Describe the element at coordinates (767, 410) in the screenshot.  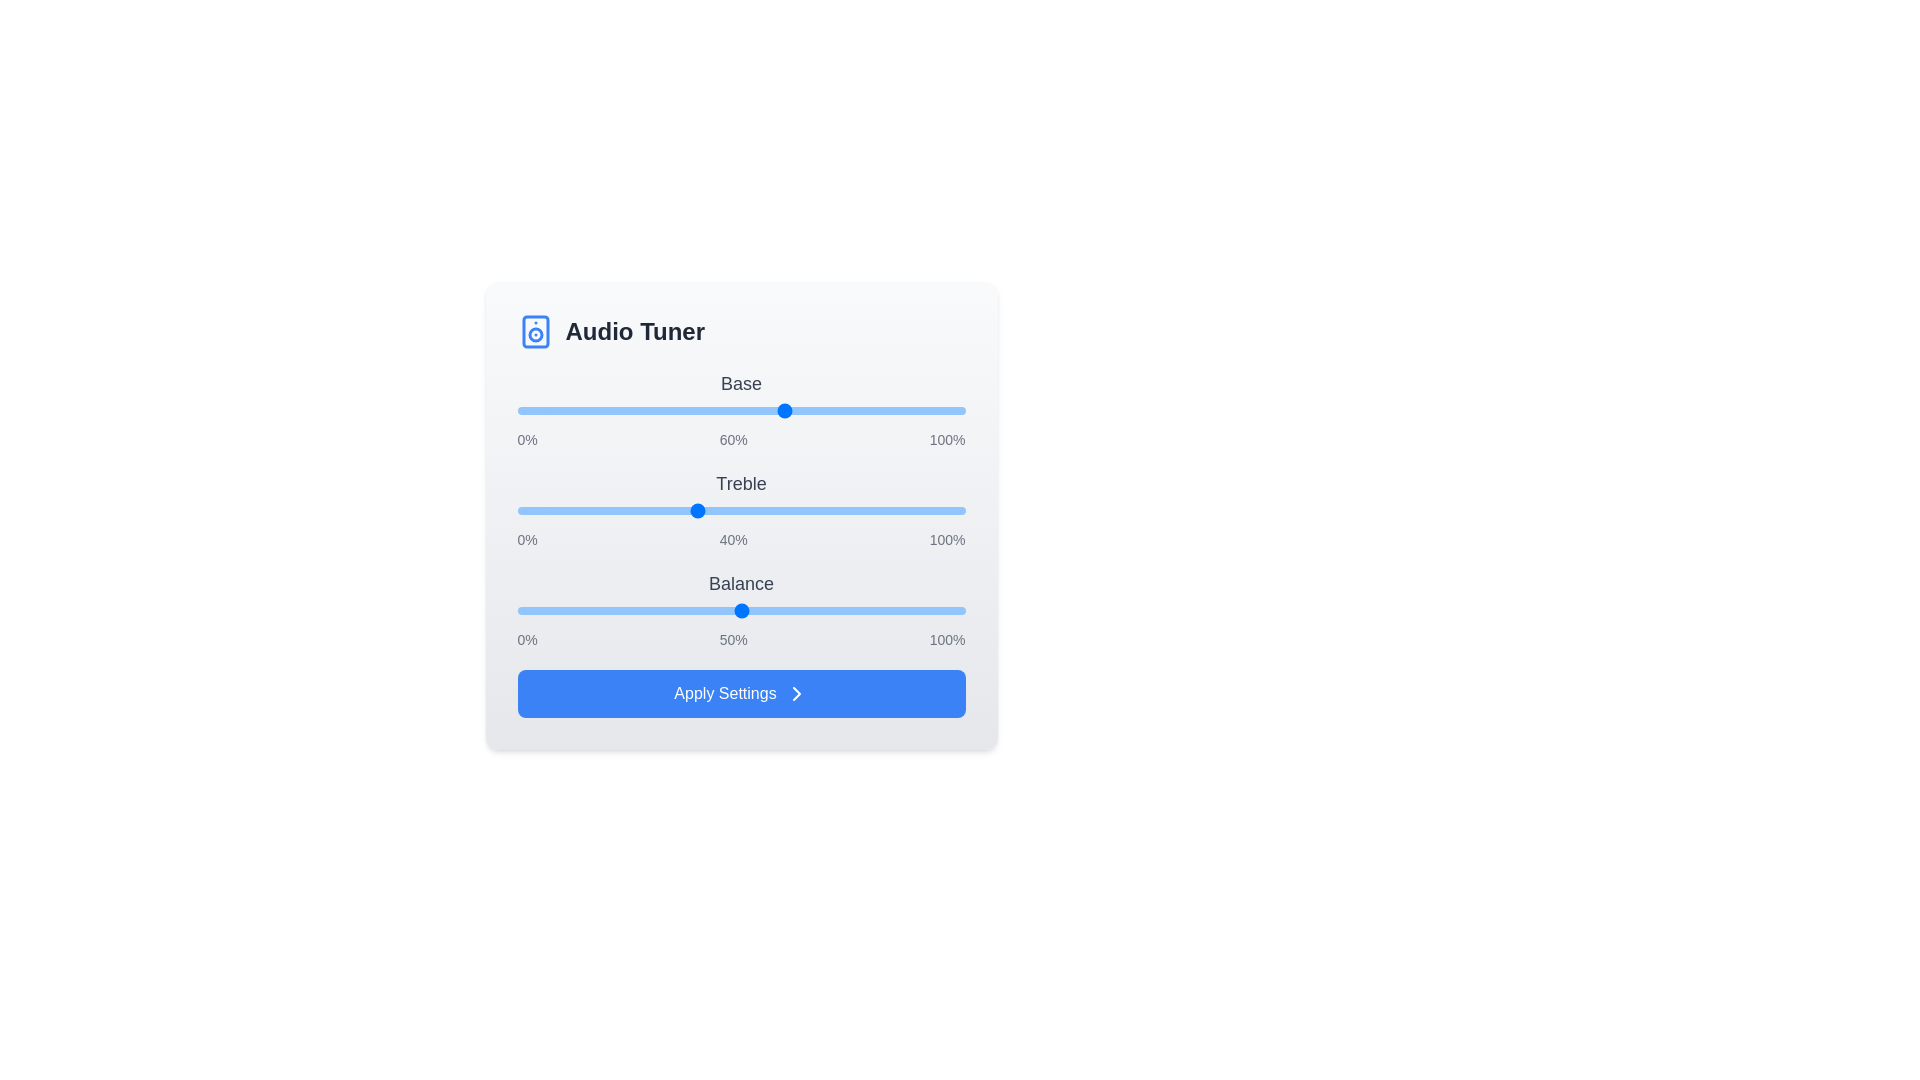
I see `the 0 slider to 56%` at that location.